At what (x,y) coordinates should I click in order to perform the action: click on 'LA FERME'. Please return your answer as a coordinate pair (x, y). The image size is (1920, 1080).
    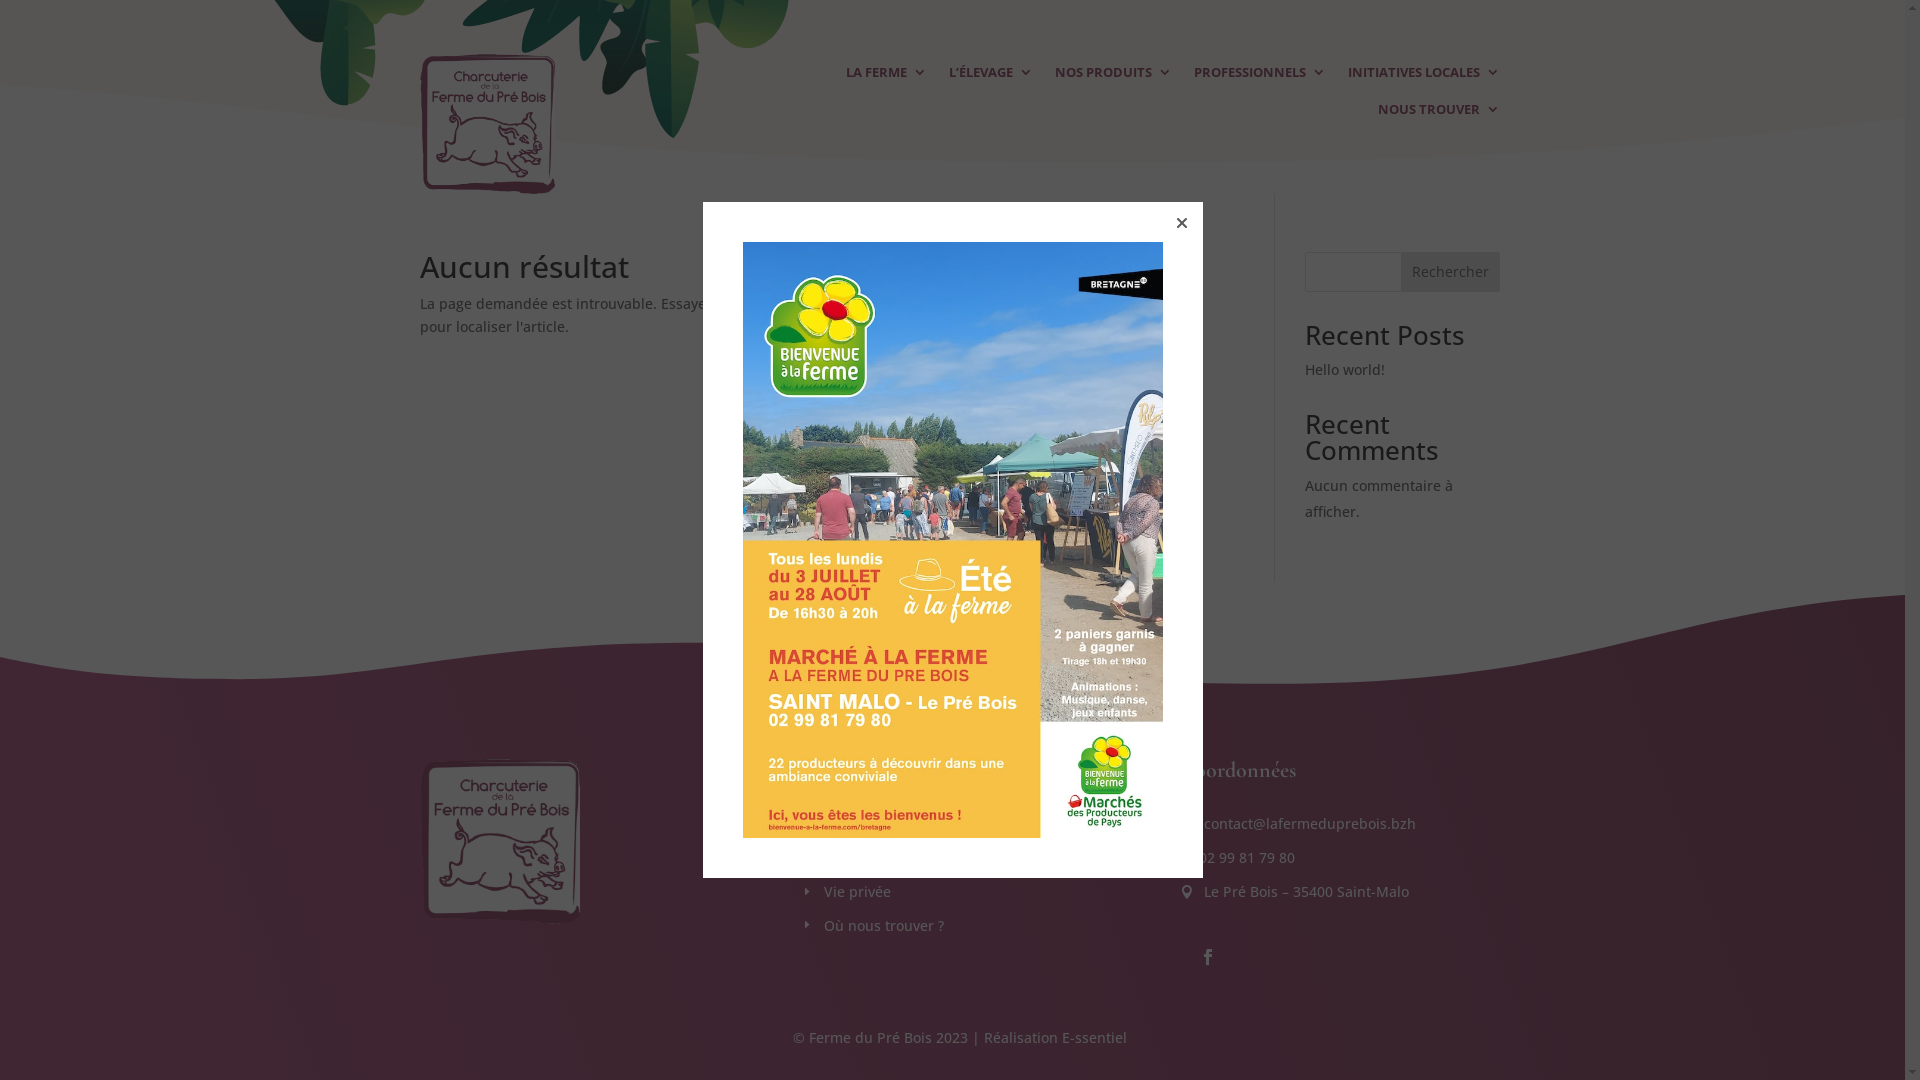
    Looking at the image, I should click on (885, 75).